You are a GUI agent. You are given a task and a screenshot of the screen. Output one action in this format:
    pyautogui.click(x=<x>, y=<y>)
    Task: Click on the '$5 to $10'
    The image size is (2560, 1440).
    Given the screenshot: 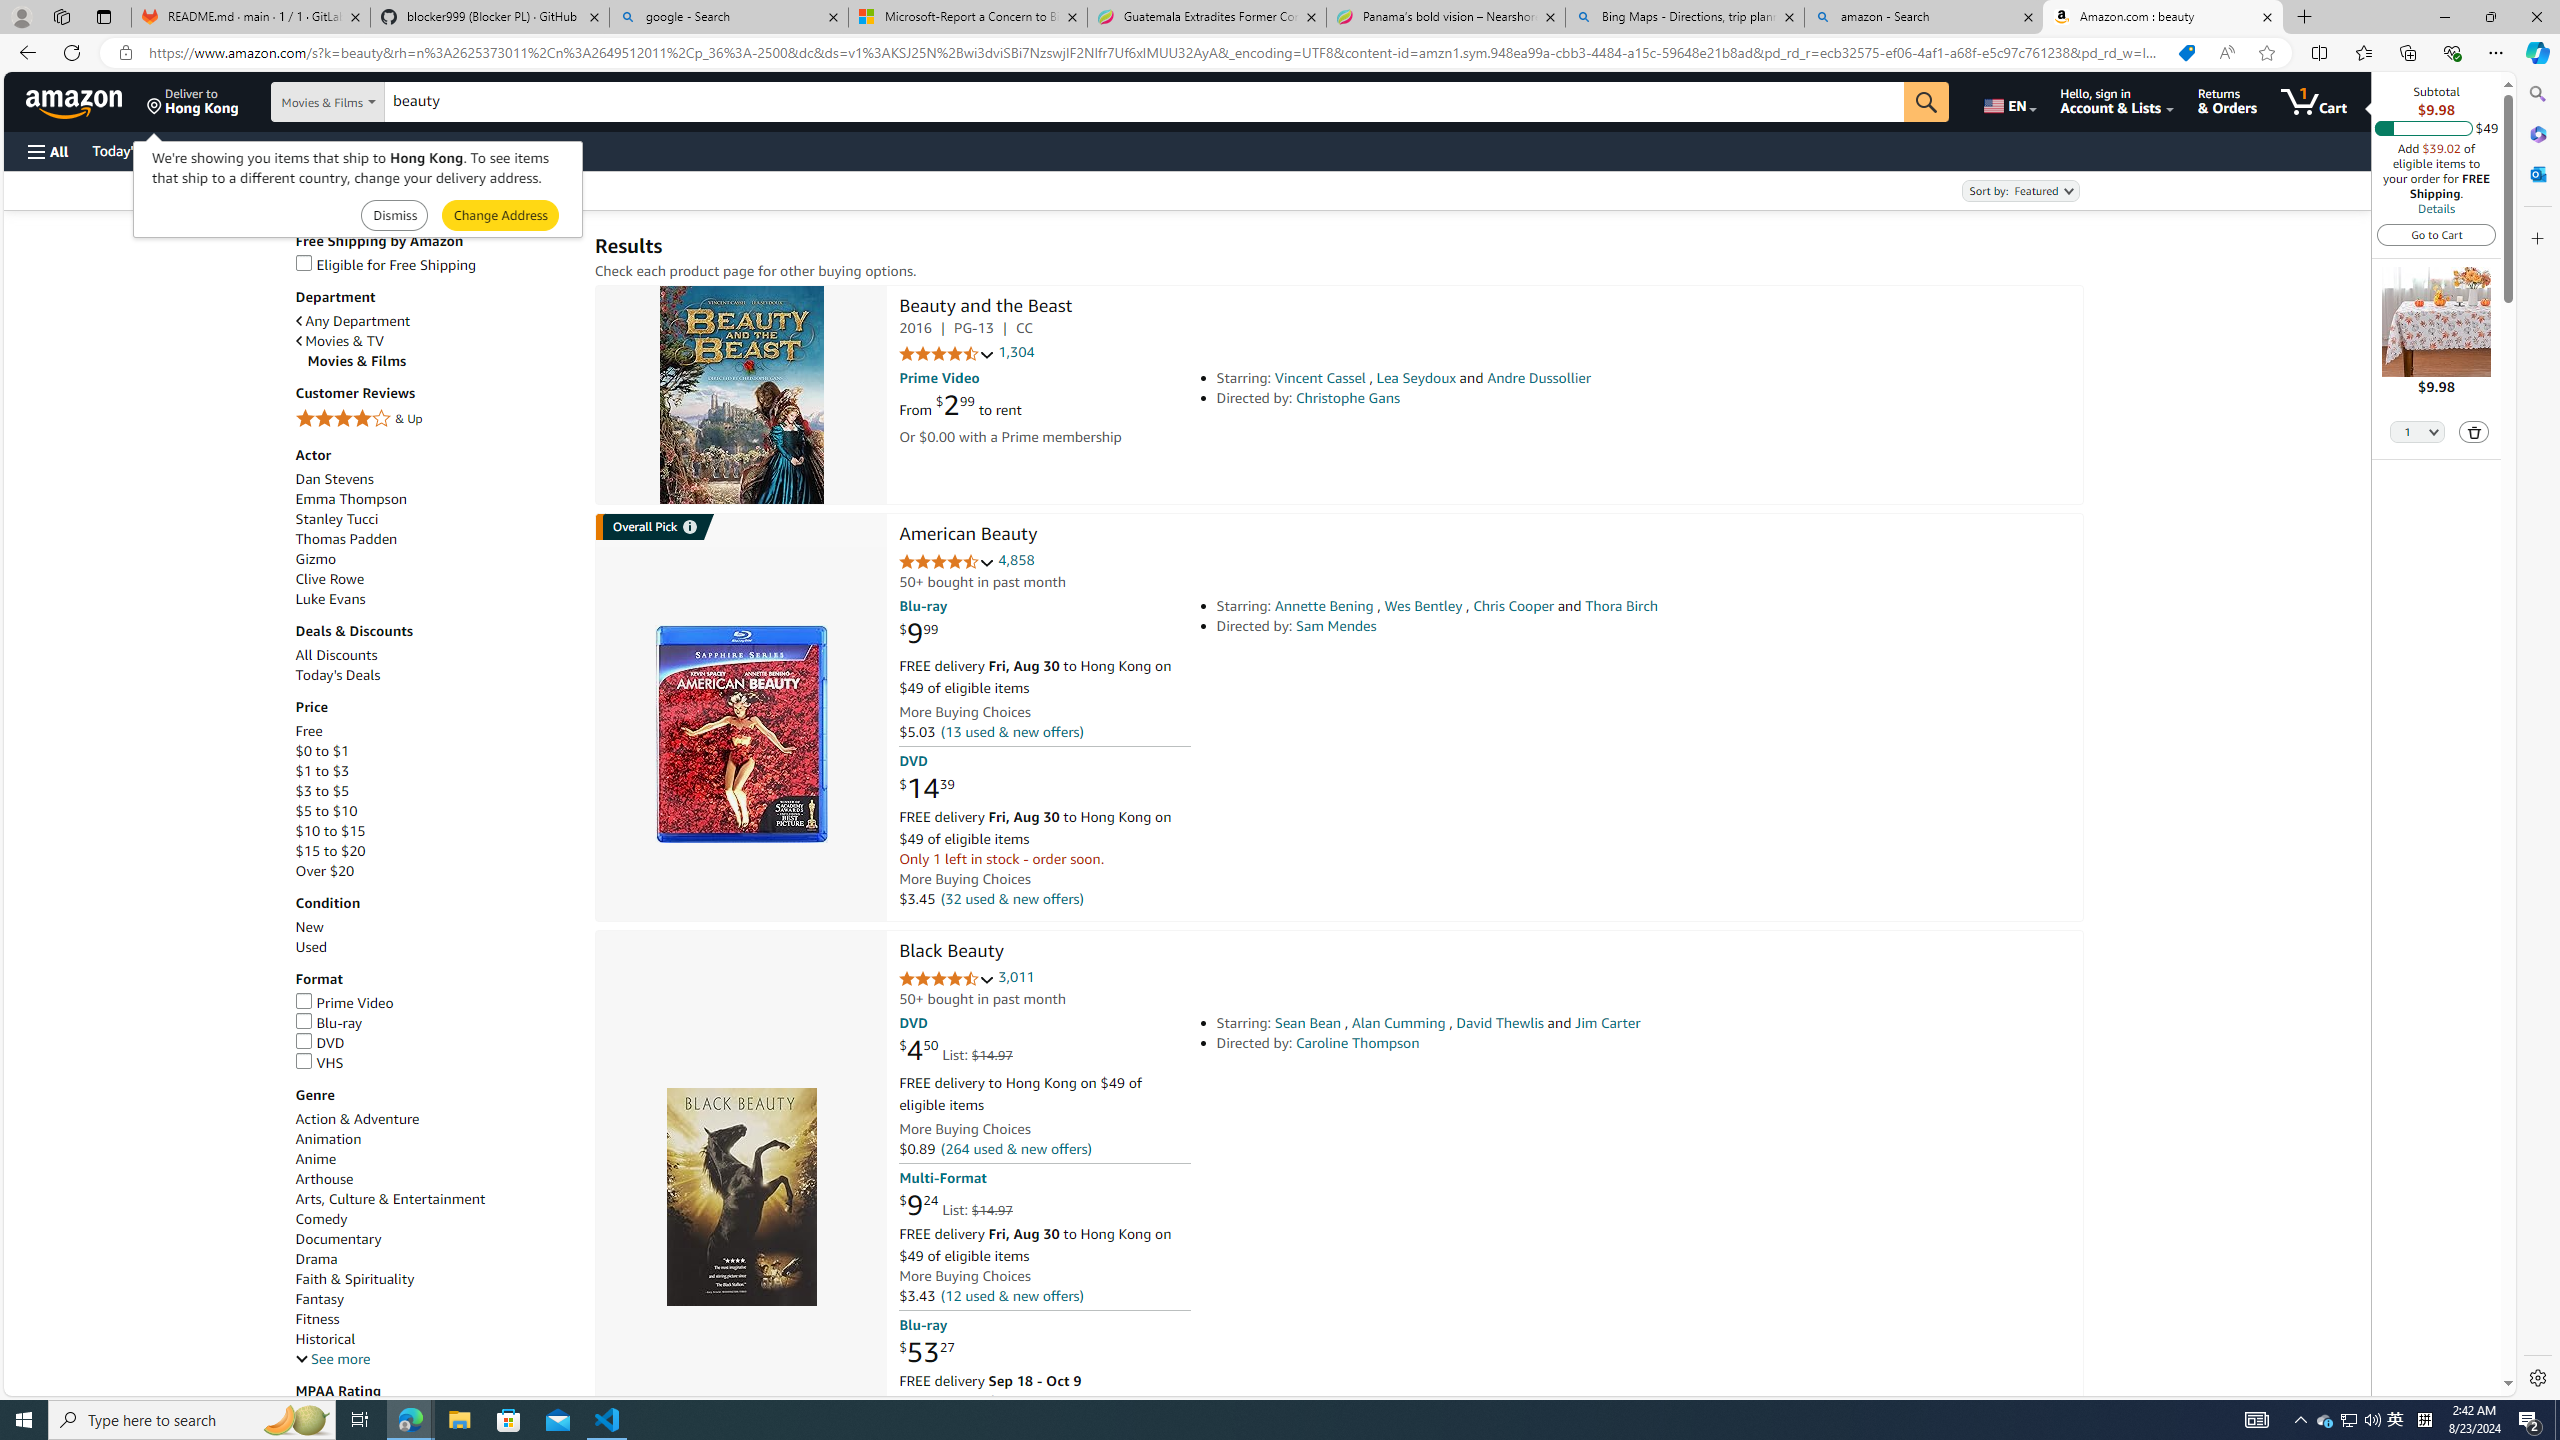 What is the action you would take?
    pyautogui.click(x=435, y=811)
    